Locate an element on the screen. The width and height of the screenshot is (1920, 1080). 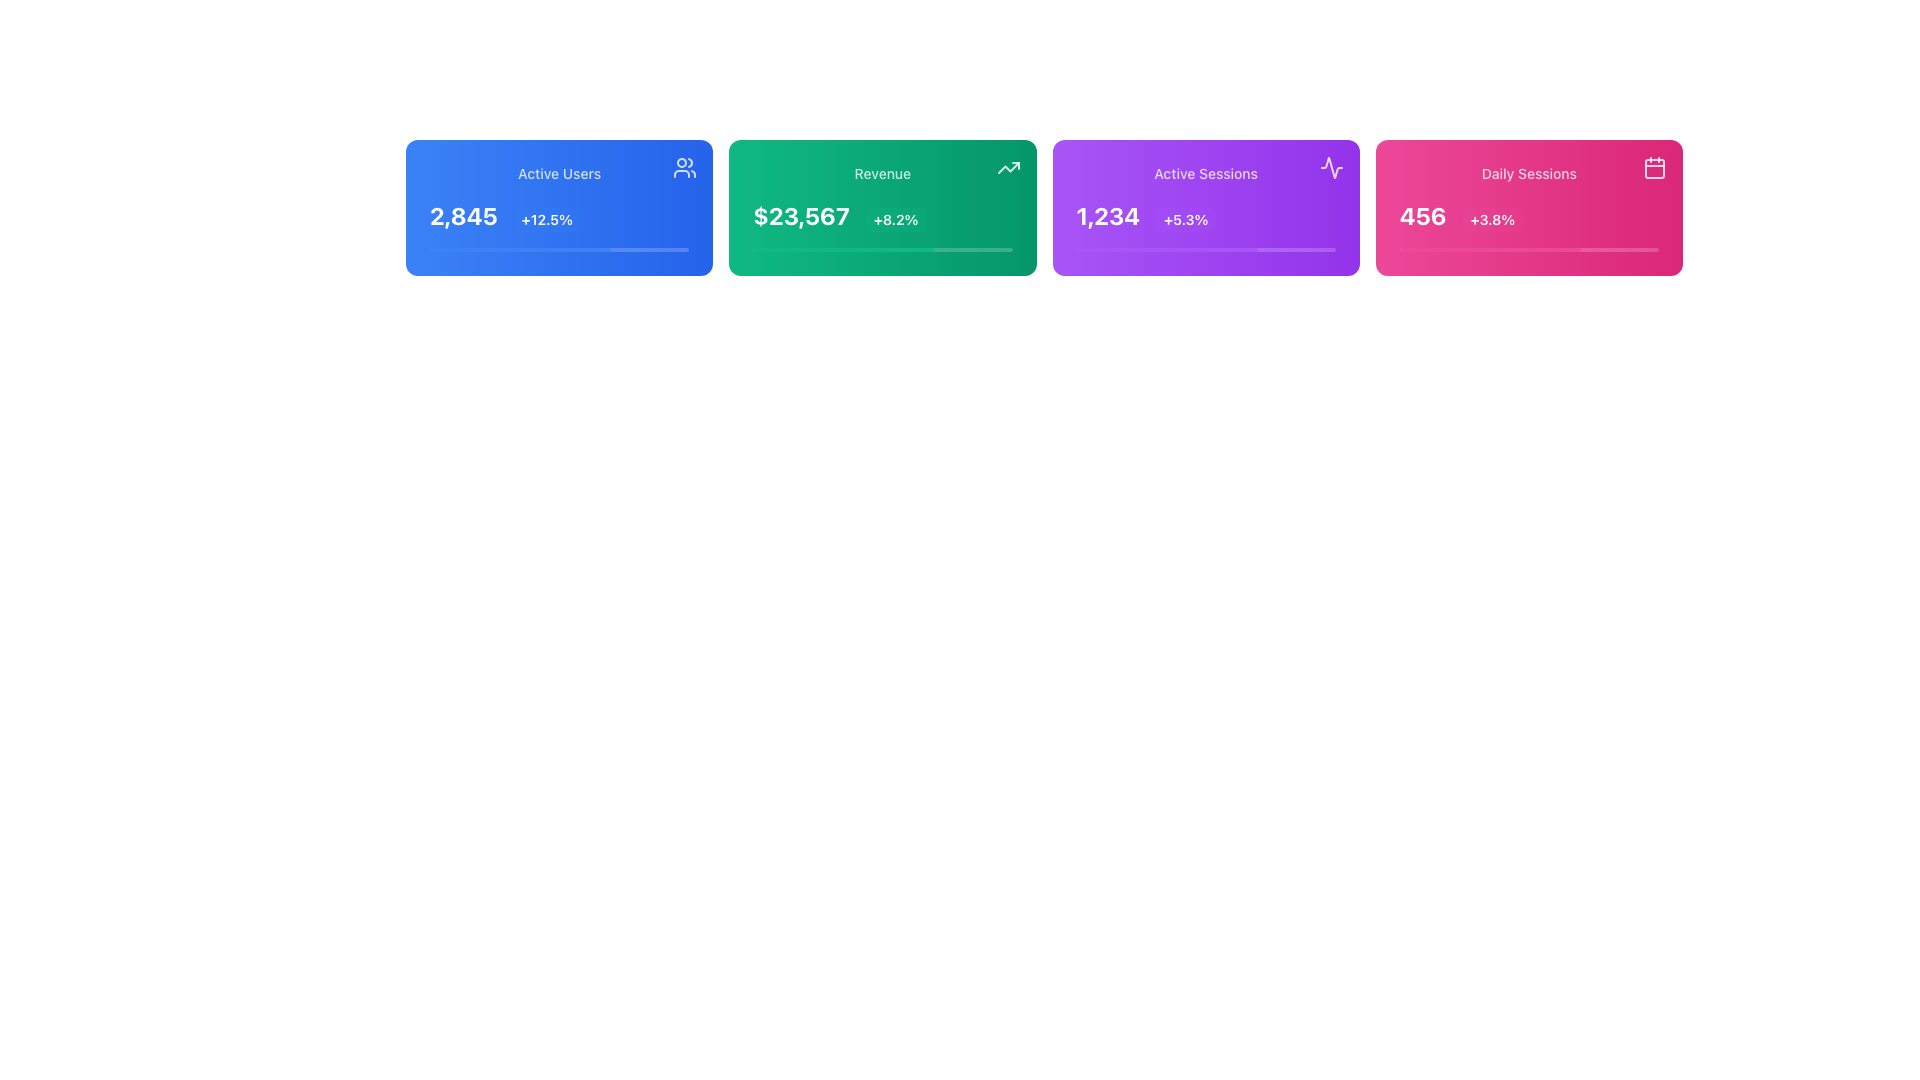
the Textual display with the bold number '1,234' and the percentage value '+5.3%' located within the 'Active Sessions' purple card is located at coordinates (1205, 216).